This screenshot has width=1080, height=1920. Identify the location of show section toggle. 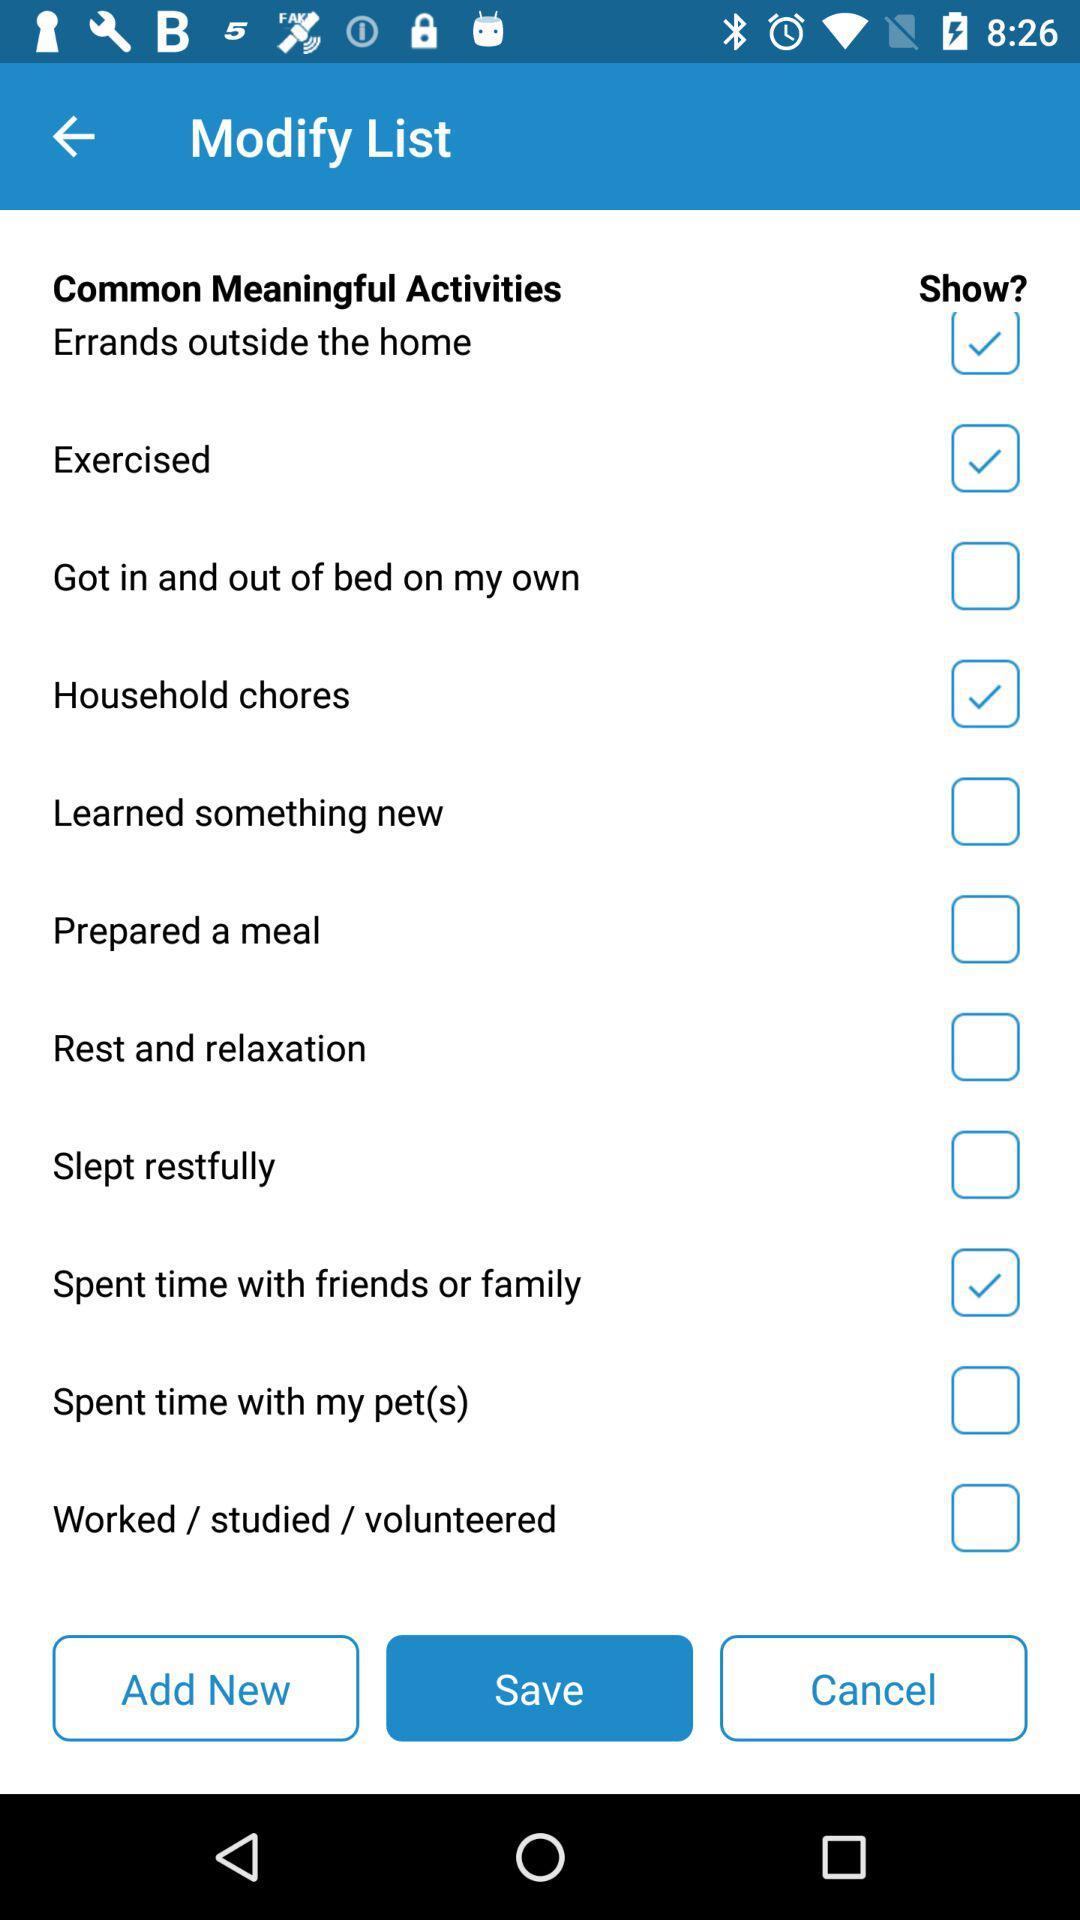
(984, 457).